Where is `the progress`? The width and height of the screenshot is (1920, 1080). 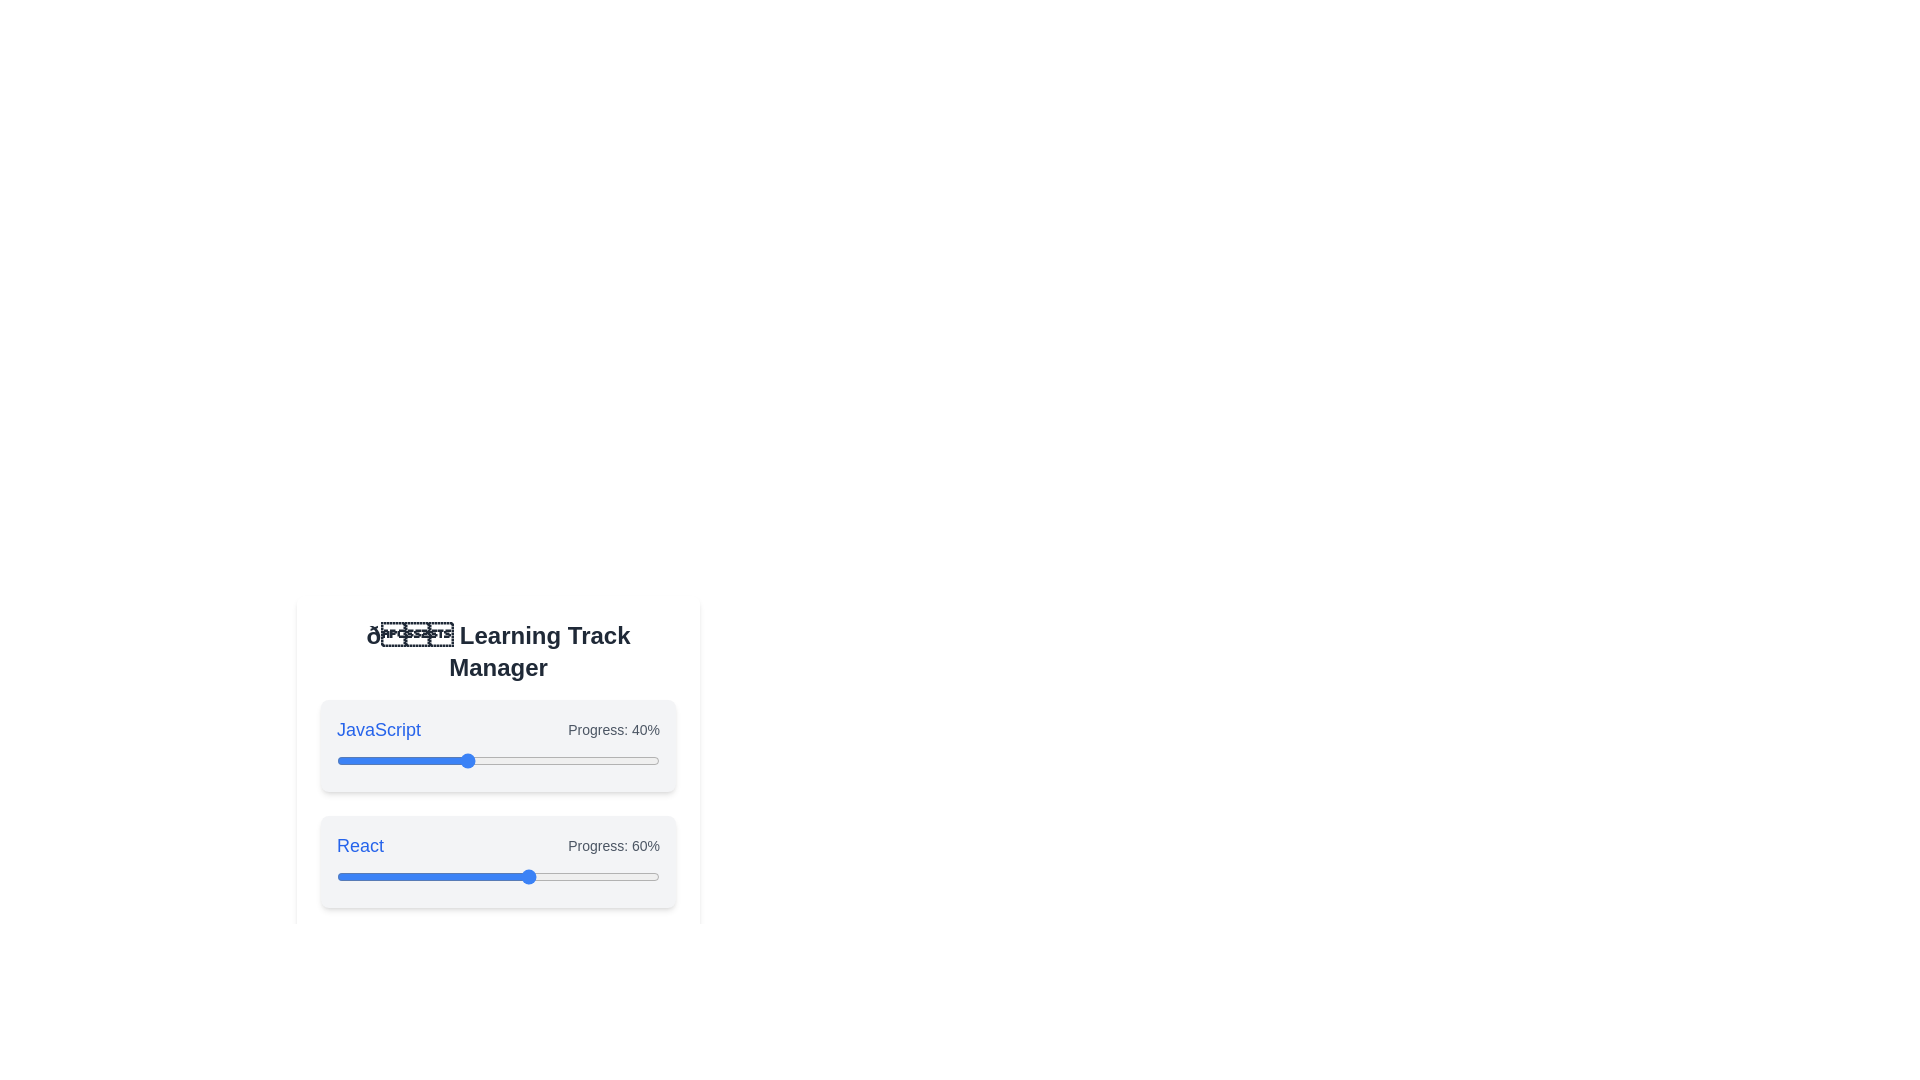 the progress is located at coordinates (388, 875).